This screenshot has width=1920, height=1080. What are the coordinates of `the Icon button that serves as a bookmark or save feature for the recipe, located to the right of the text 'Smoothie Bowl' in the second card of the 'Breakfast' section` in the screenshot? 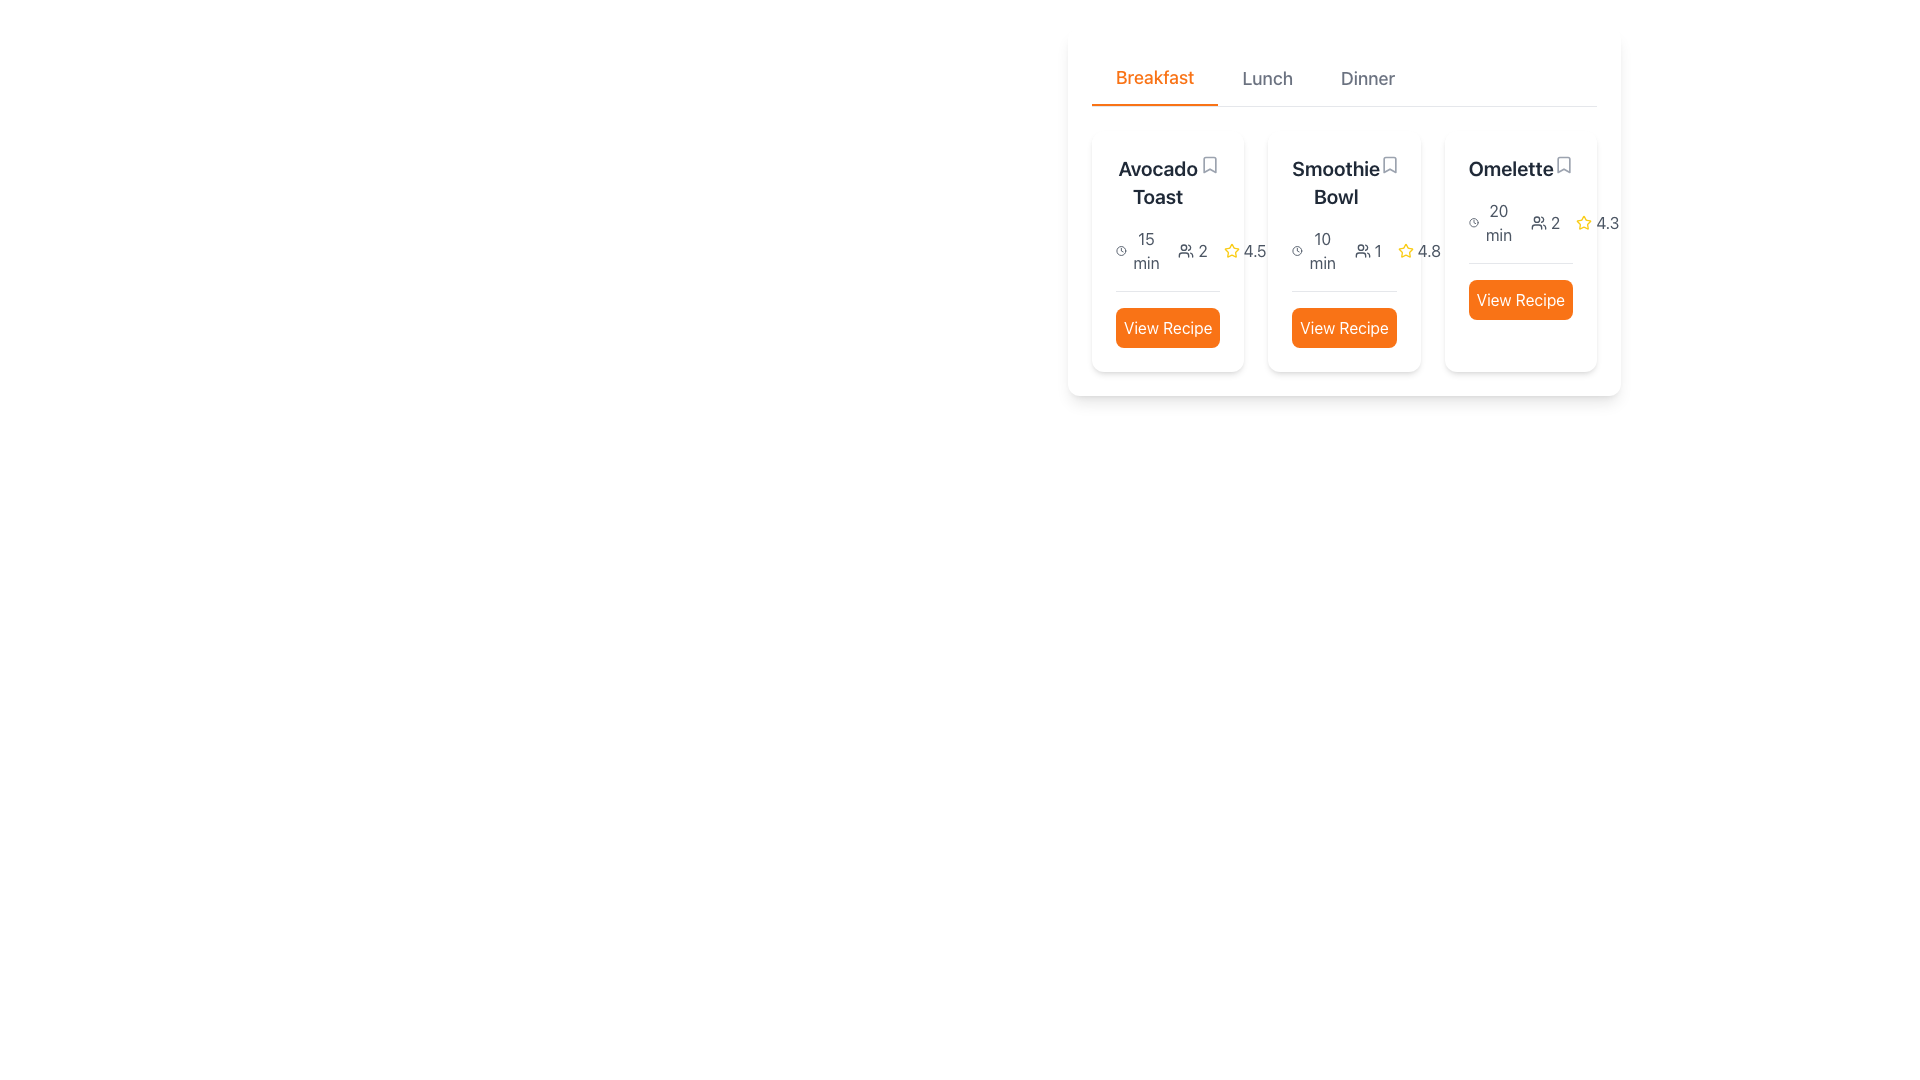 It's located at (1389, 164).